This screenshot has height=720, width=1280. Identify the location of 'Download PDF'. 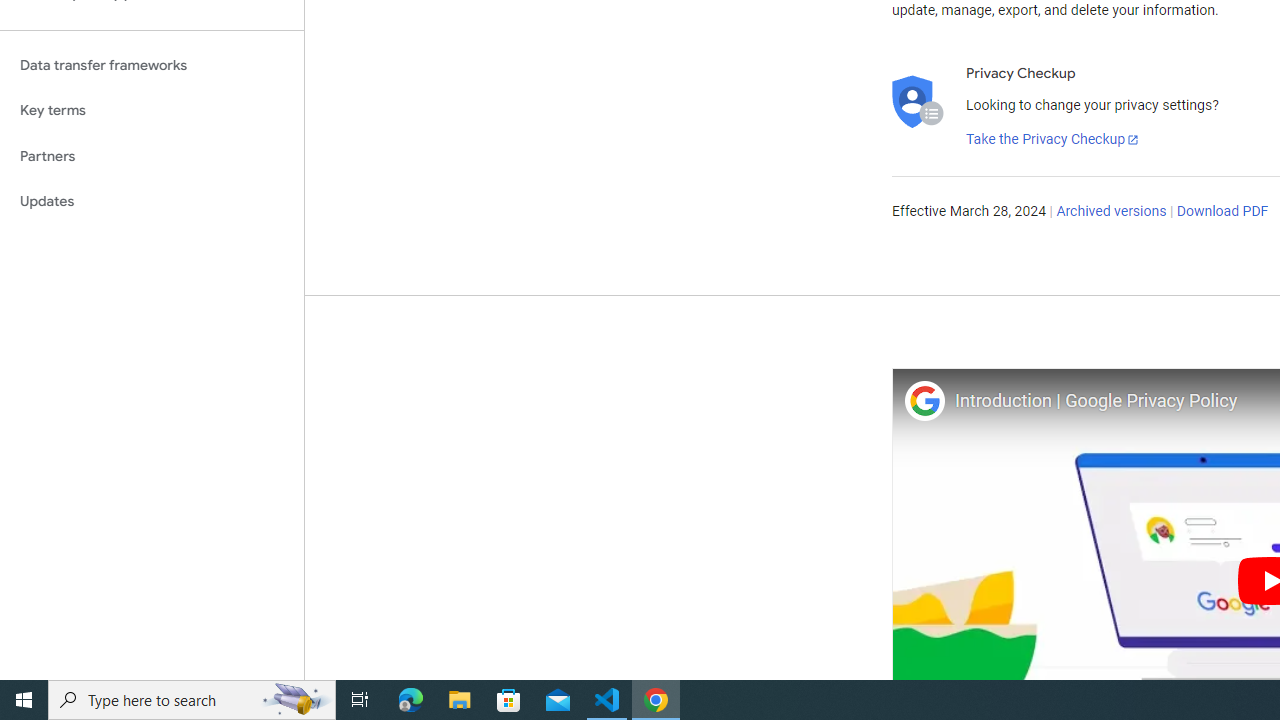
(1221, 212).